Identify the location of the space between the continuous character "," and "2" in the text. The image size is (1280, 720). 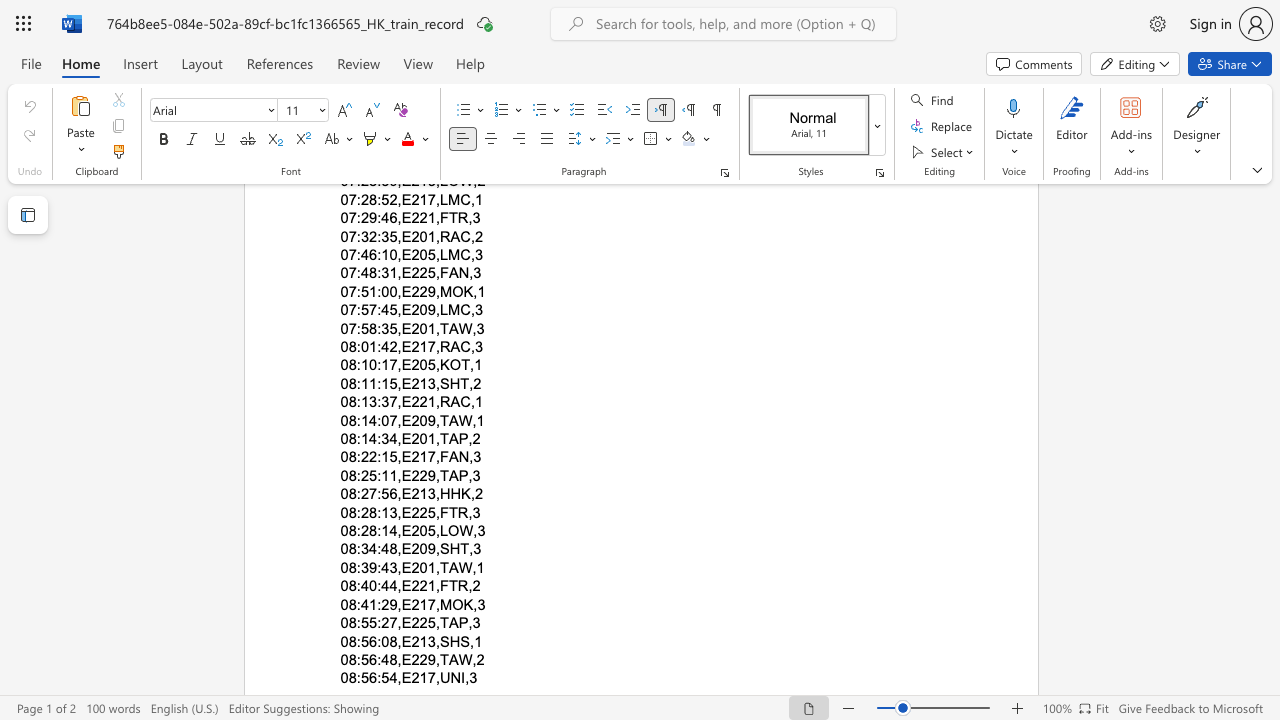
(472, 438).